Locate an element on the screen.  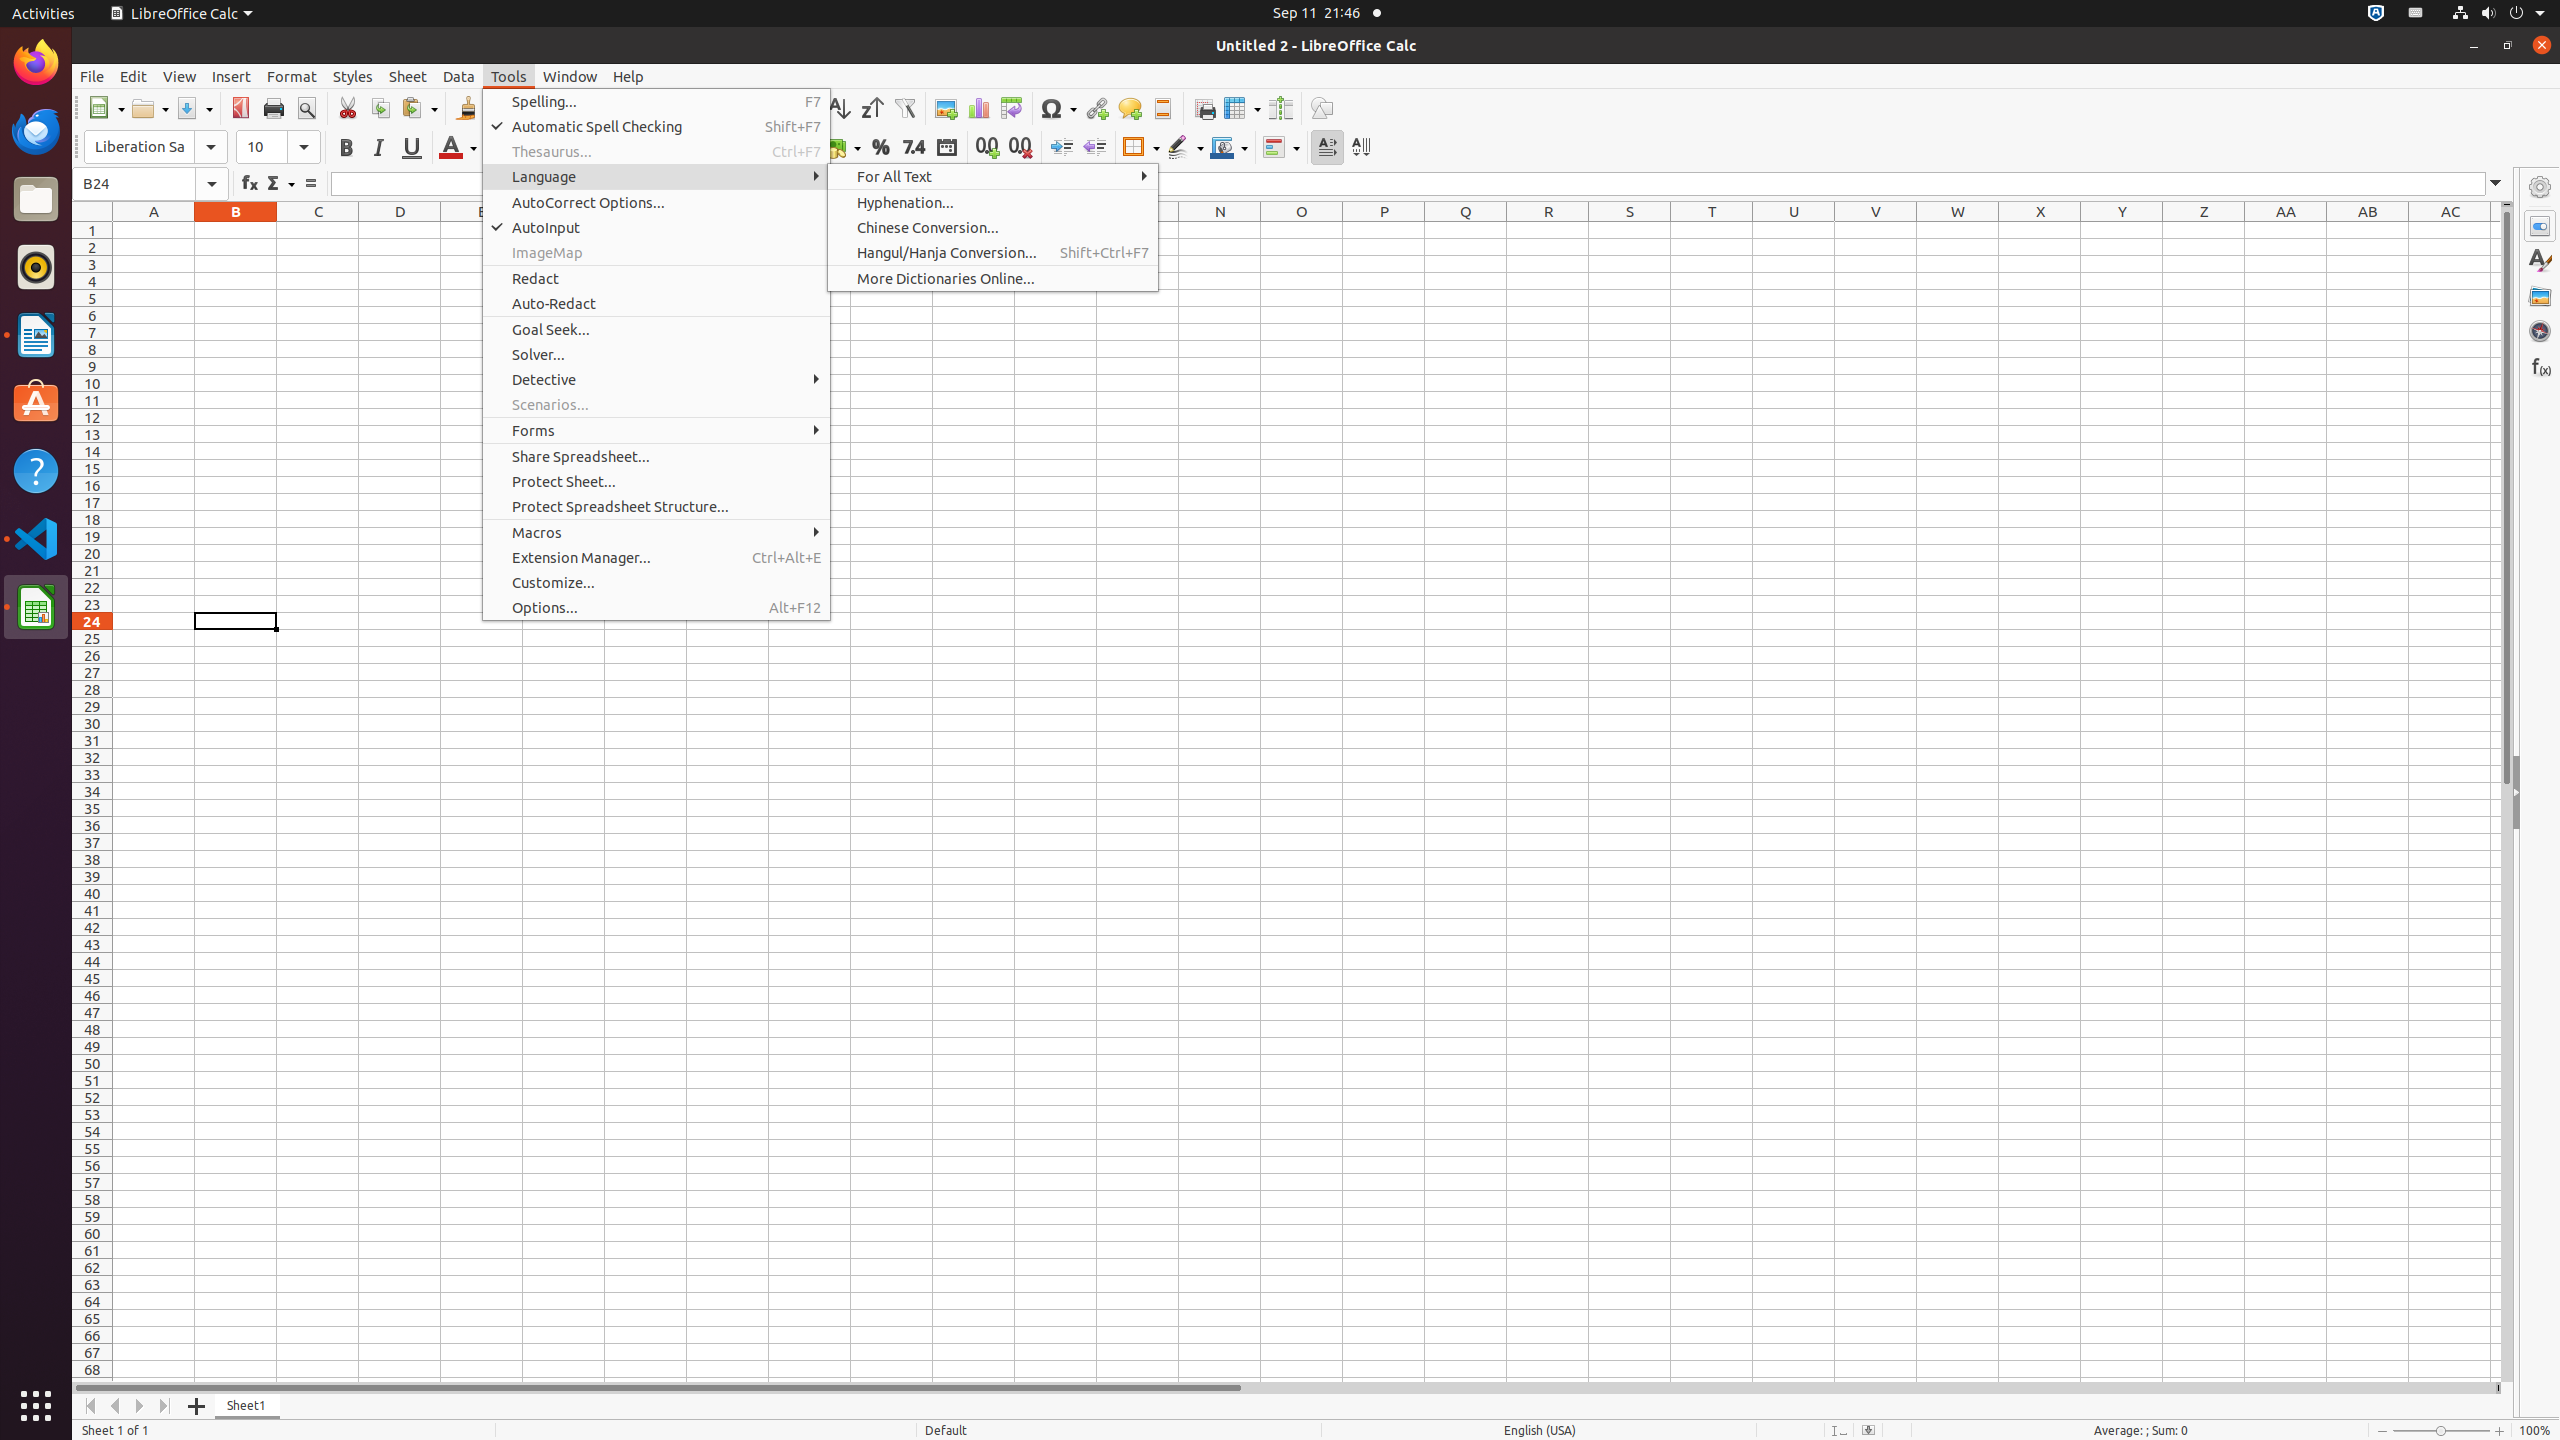
'Text direction from top to bottom' is located at coordinates (1360, 146).